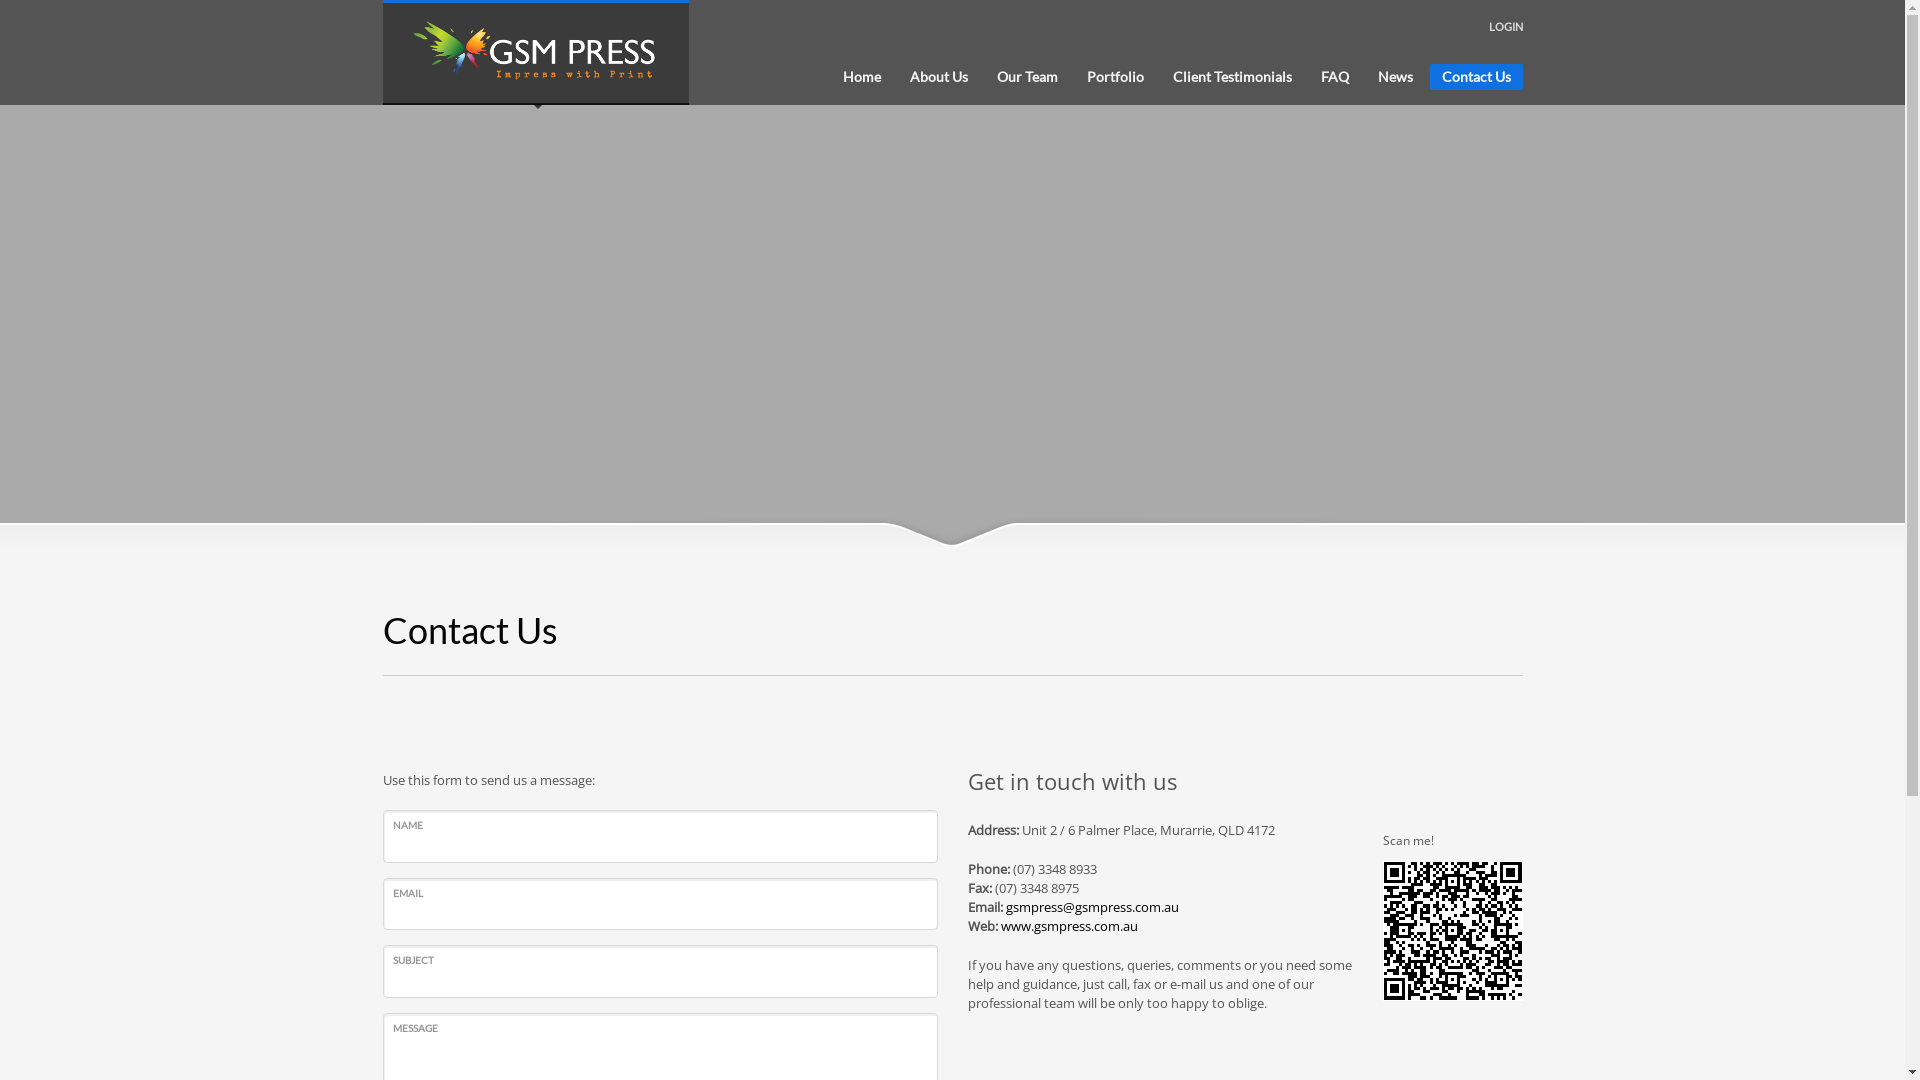 The width and height of the screenshot is (1920, 1080). What do you see at coordinates (1230, 76) in the screenshot?
I see `'Client Testimonials'` at bounding box center [1230, 76].